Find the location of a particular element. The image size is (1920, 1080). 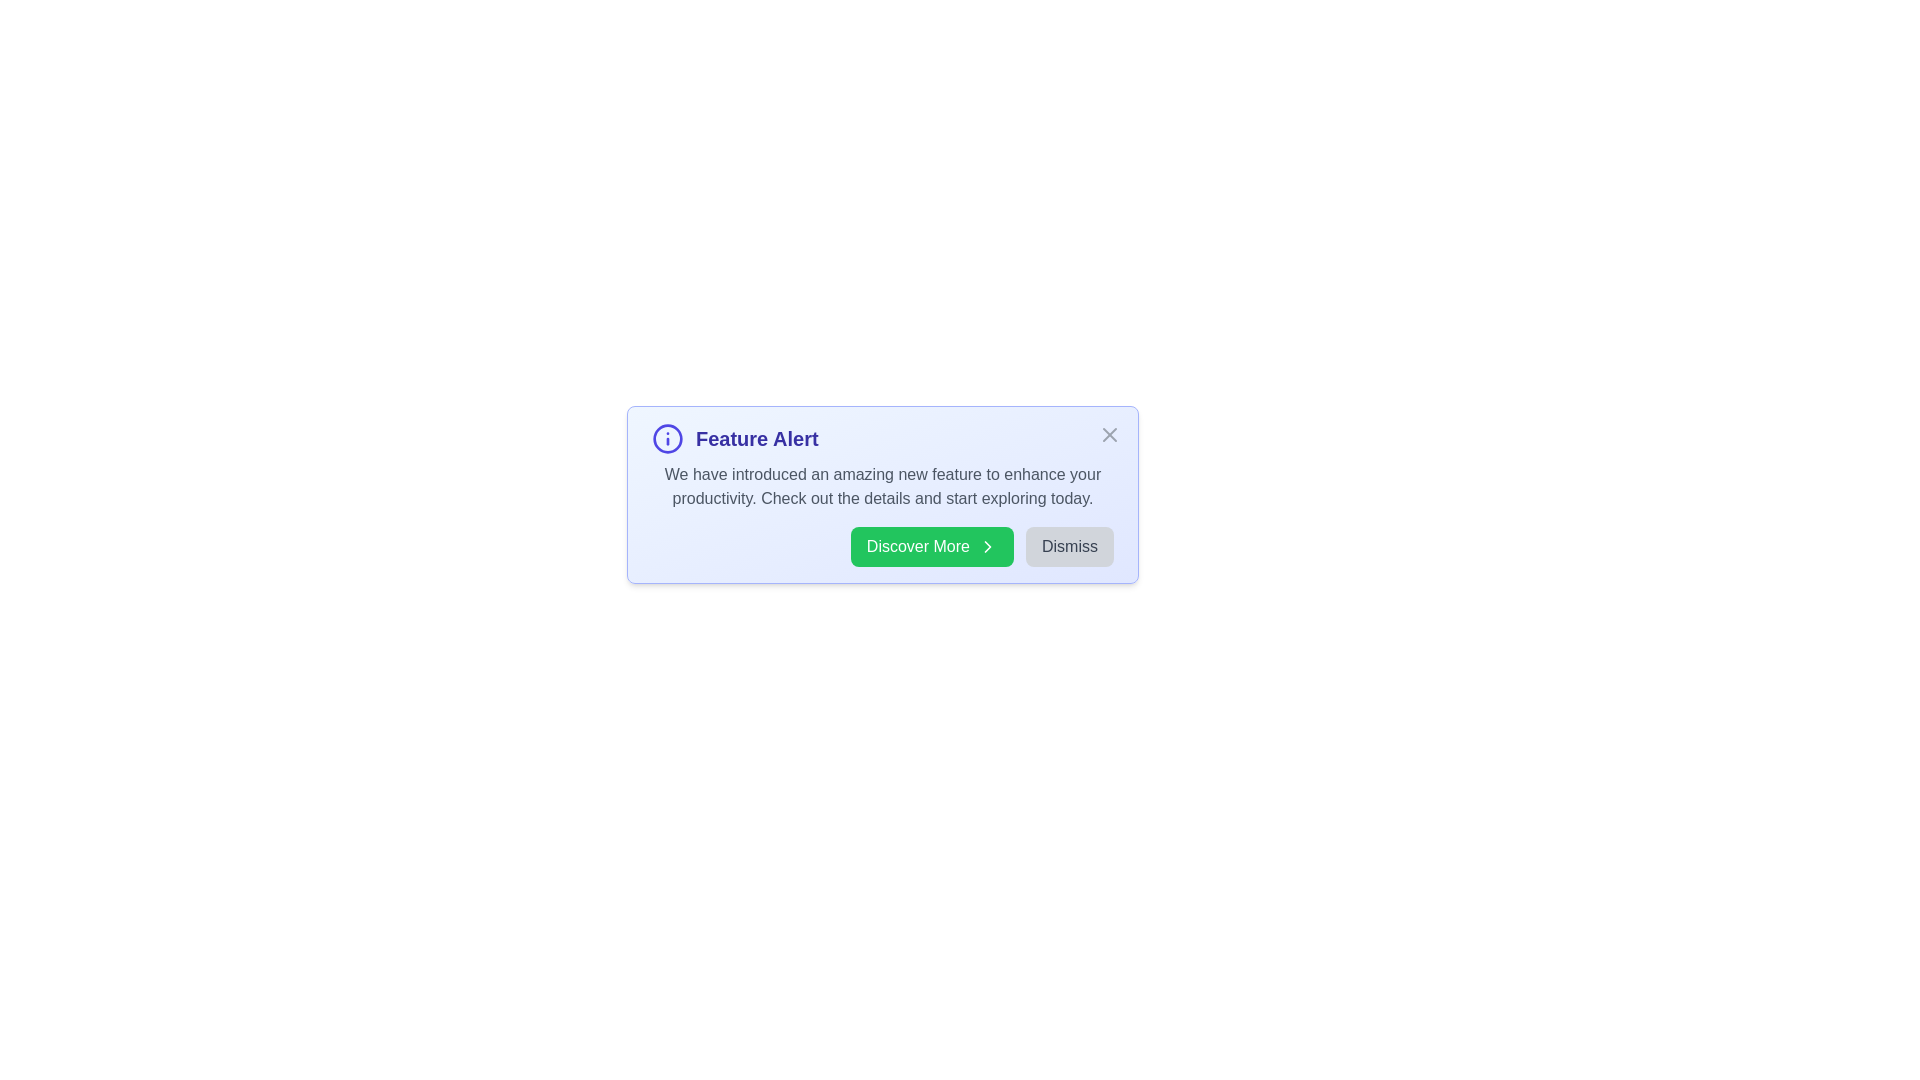

the 'Dismiss' button to close the alert is located at coordinates (1069, 547).